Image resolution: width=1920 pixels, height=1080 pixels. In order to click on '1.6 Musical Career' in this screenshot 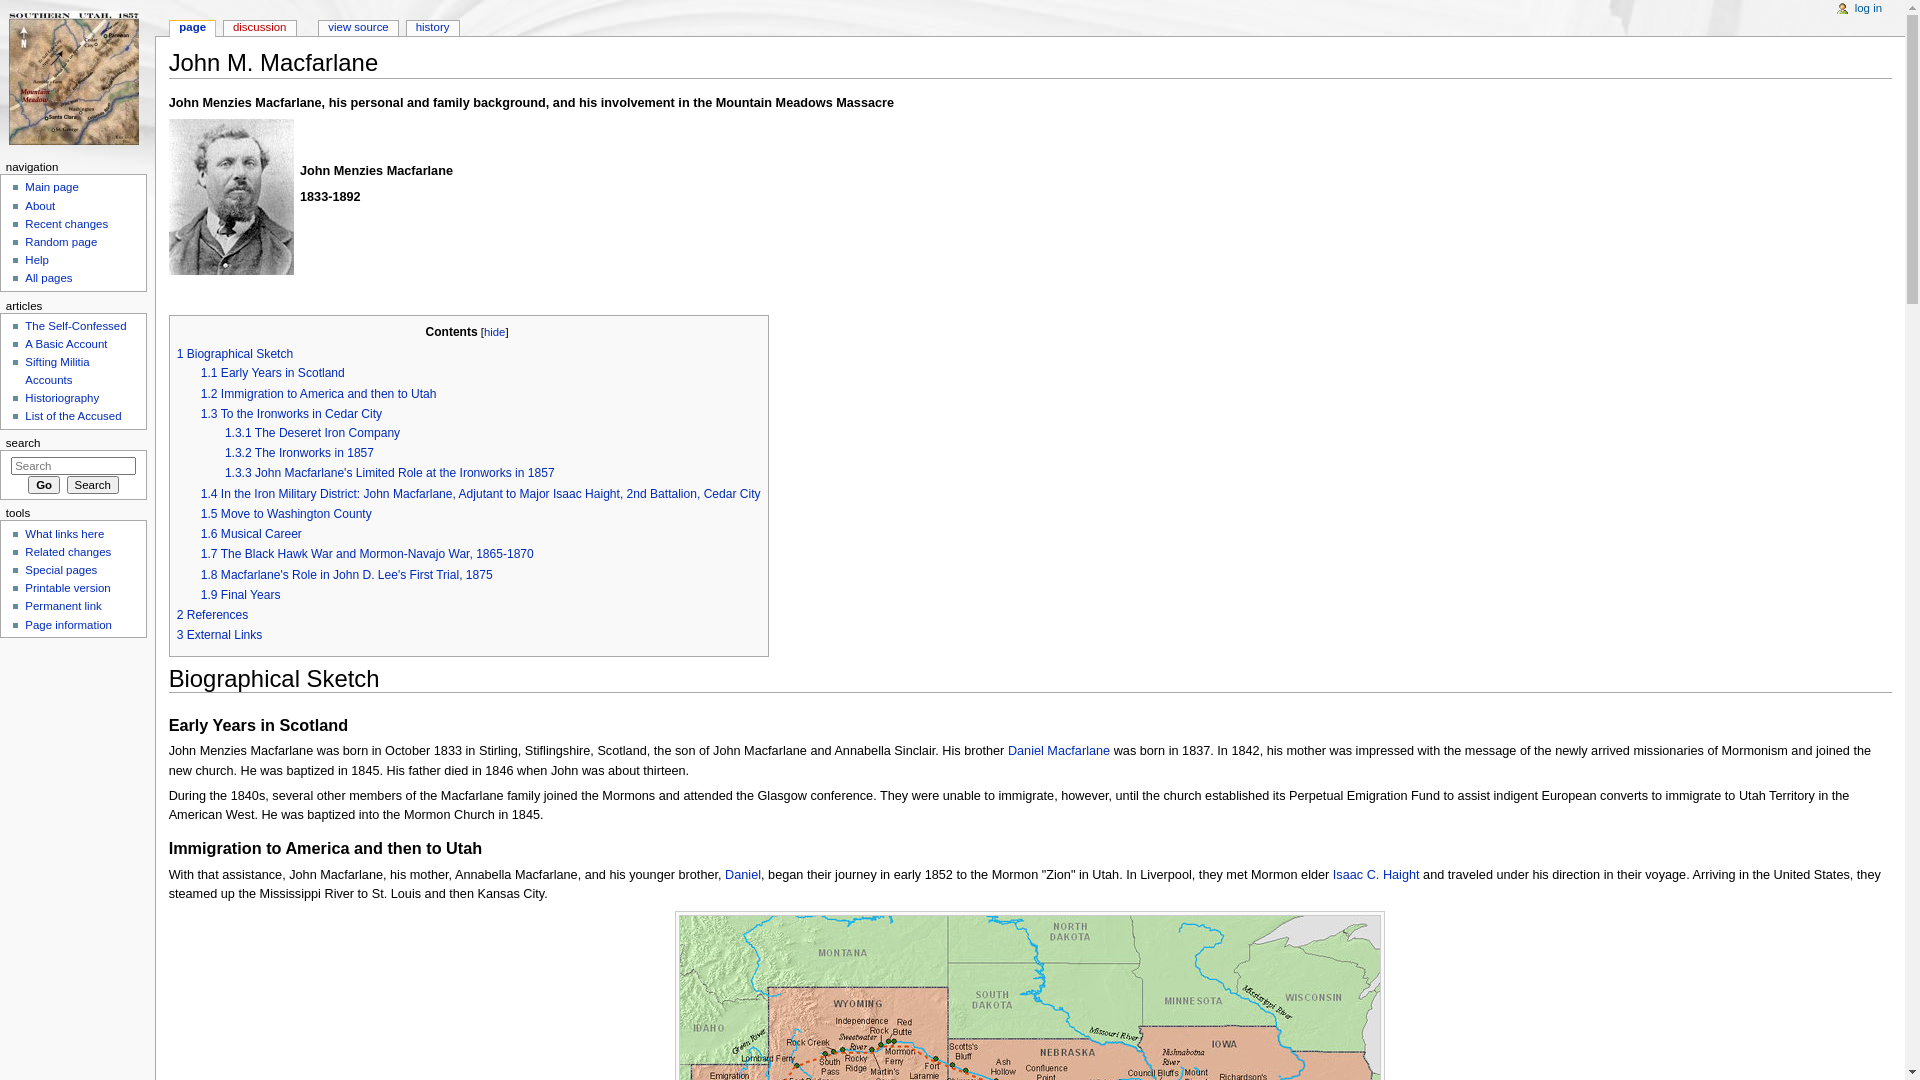, I will do `click(250, 532)`.